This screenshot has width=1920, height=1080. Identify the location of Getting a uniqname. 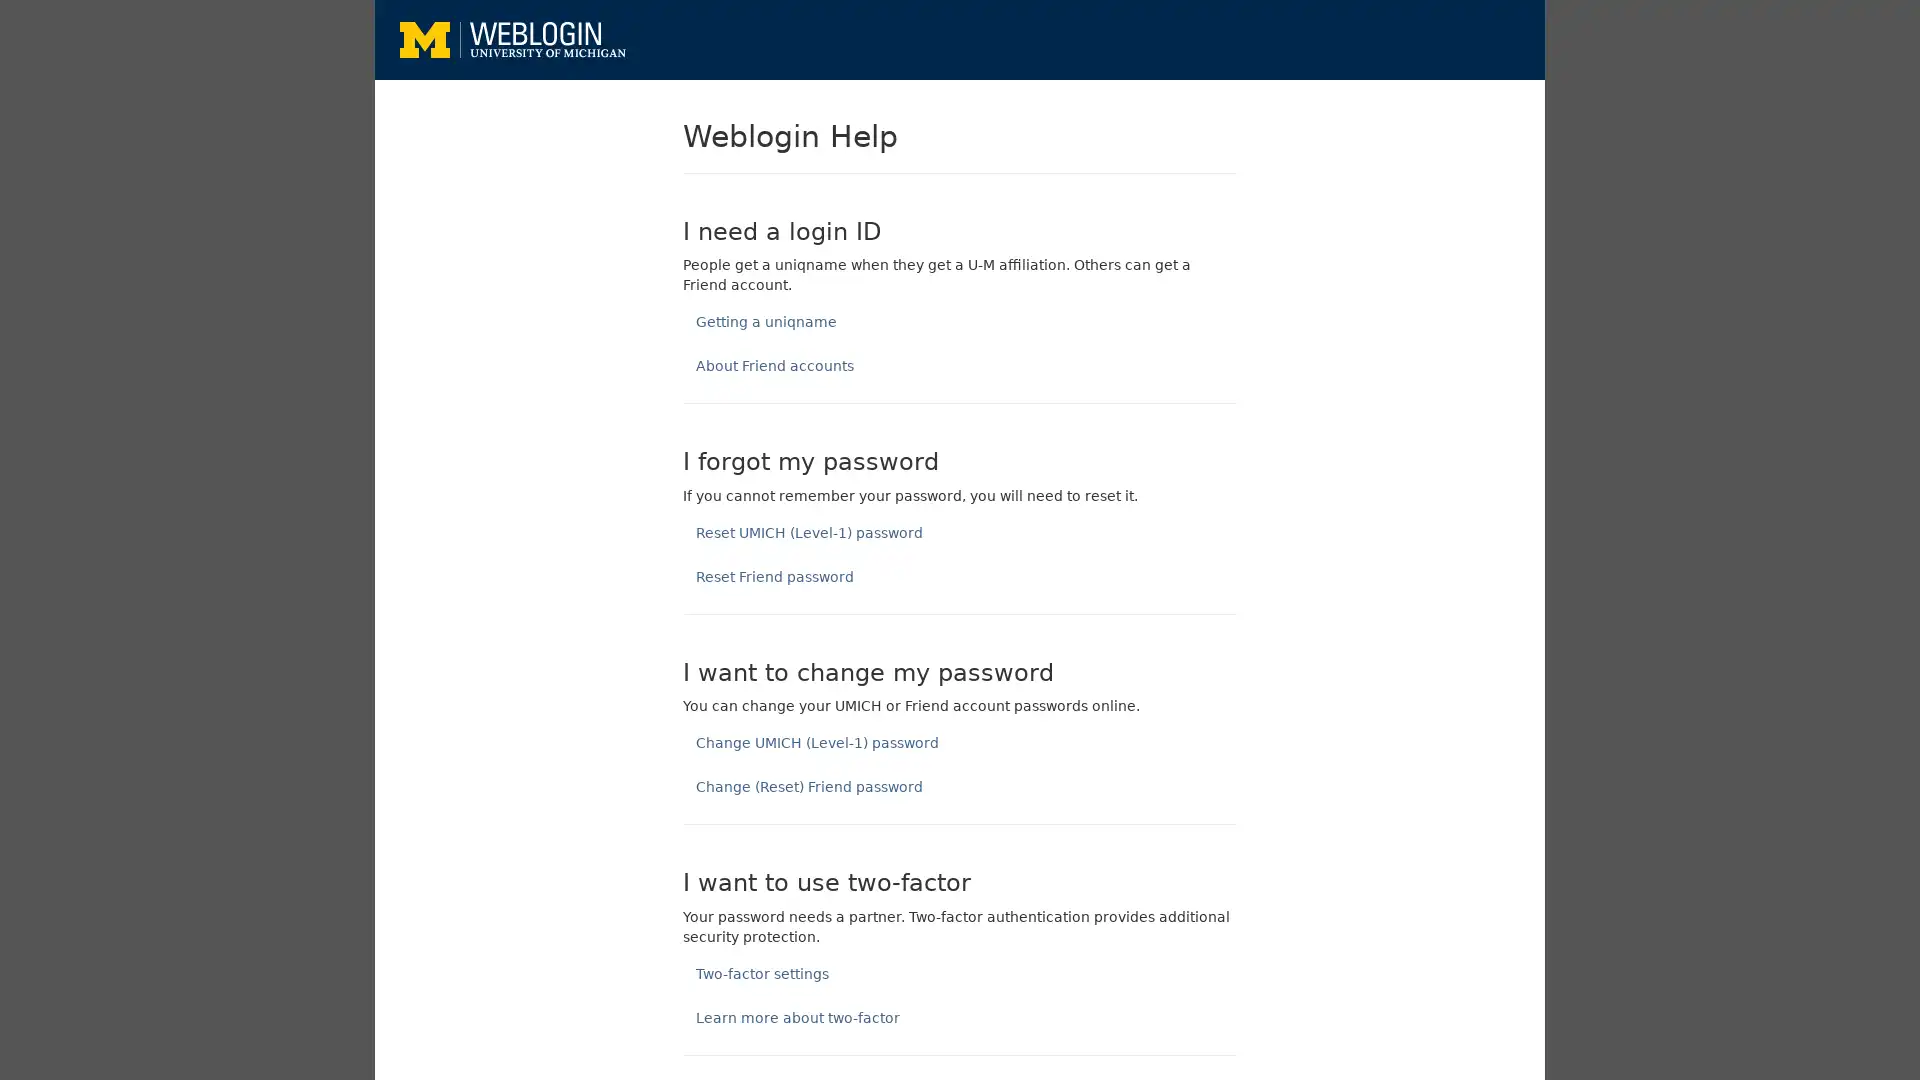
(764, 320).